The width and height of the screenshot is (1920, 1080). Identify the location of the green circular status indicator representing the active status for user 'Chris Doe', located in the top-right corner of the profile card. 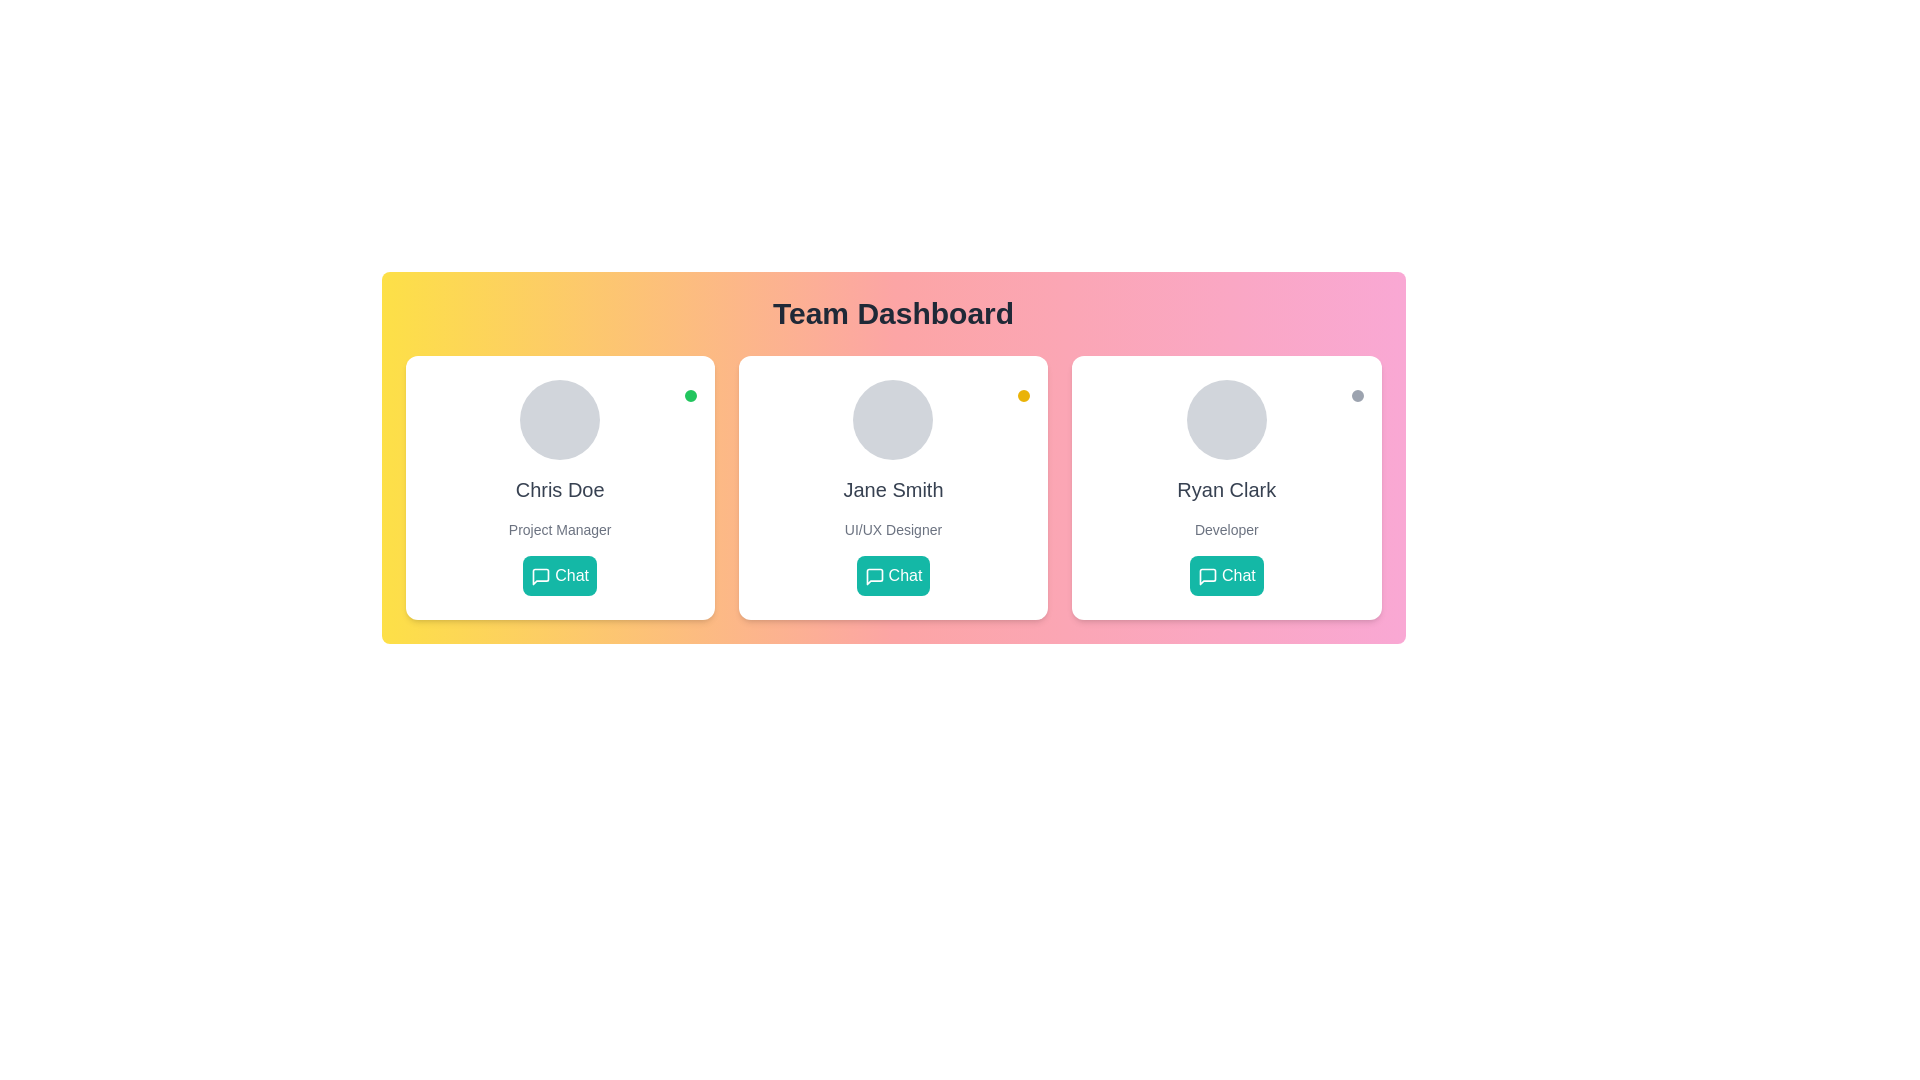
(690, 396).